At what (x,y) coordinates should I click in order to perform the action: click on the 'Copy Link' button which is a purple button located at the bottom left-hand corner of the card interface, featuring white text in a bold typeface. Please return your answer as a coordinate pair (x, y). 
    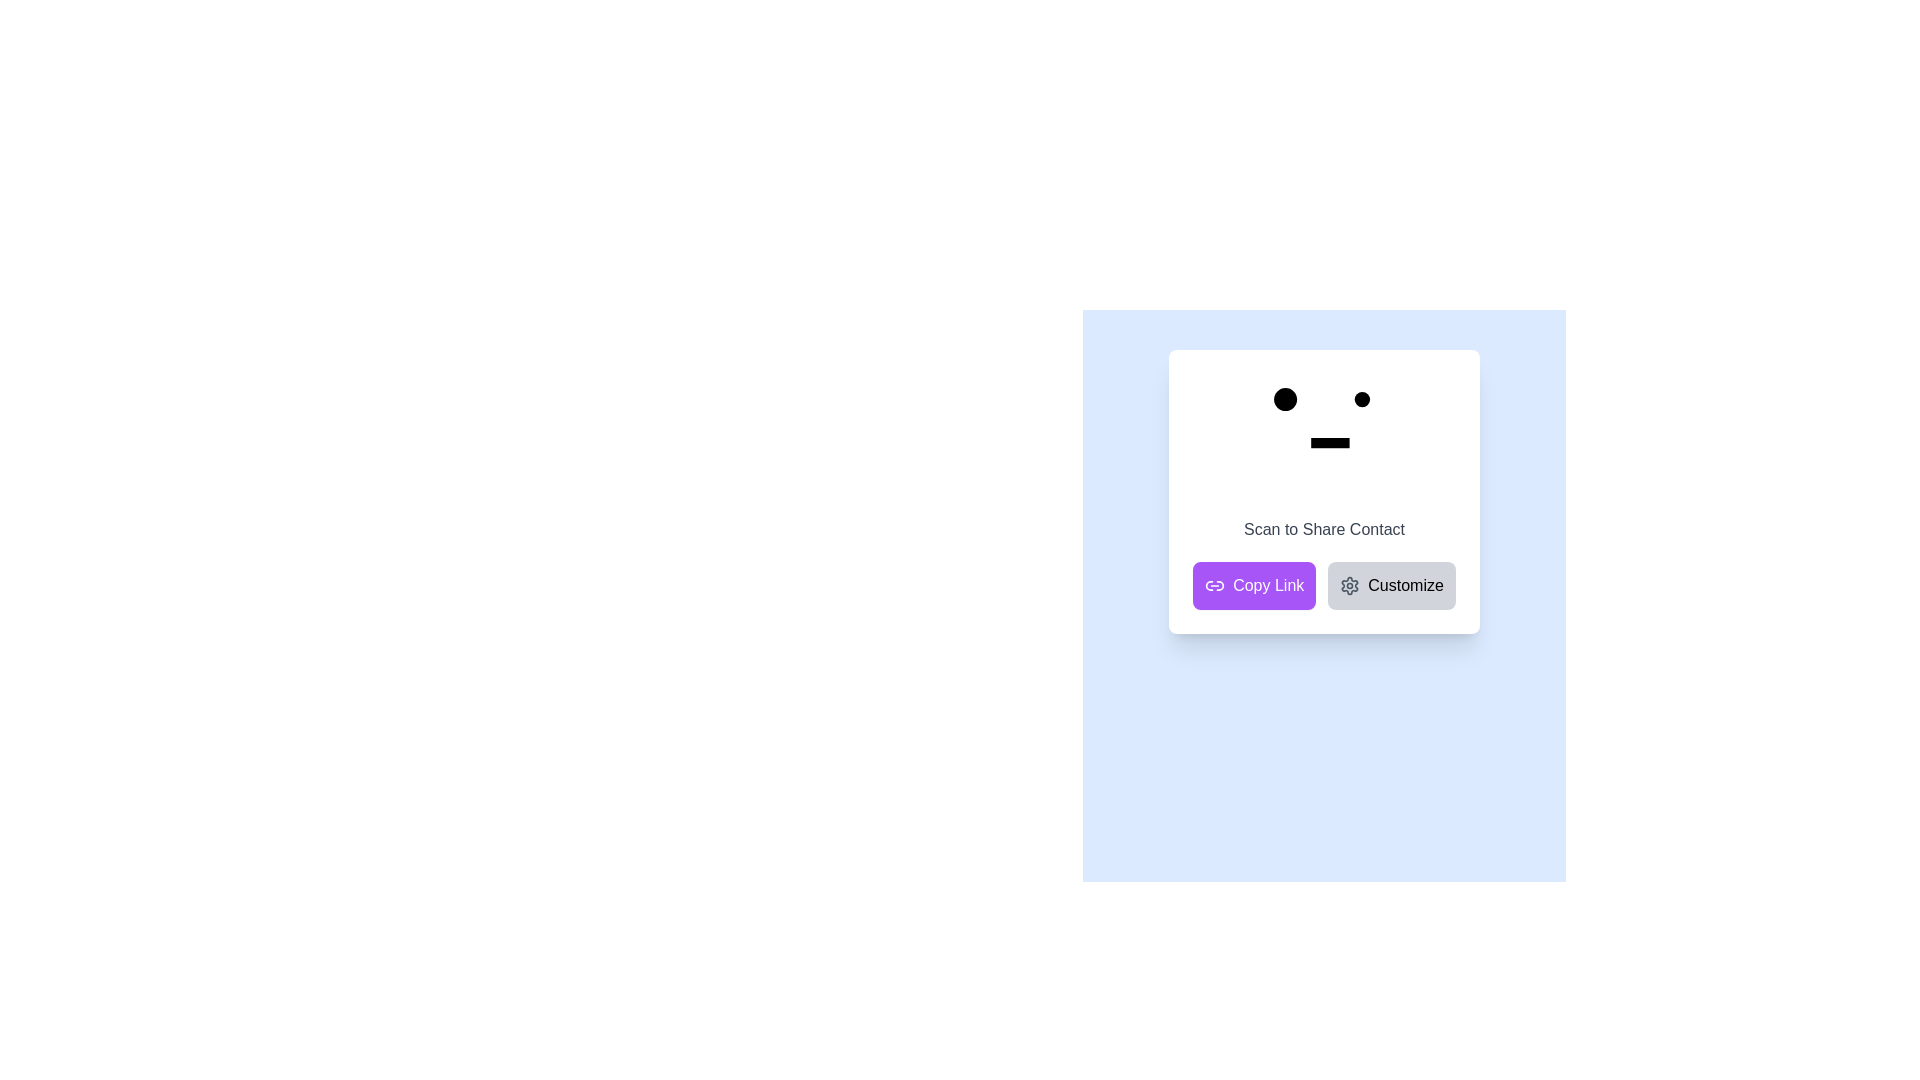
    Looking at the image, I should click on (1267, 585).